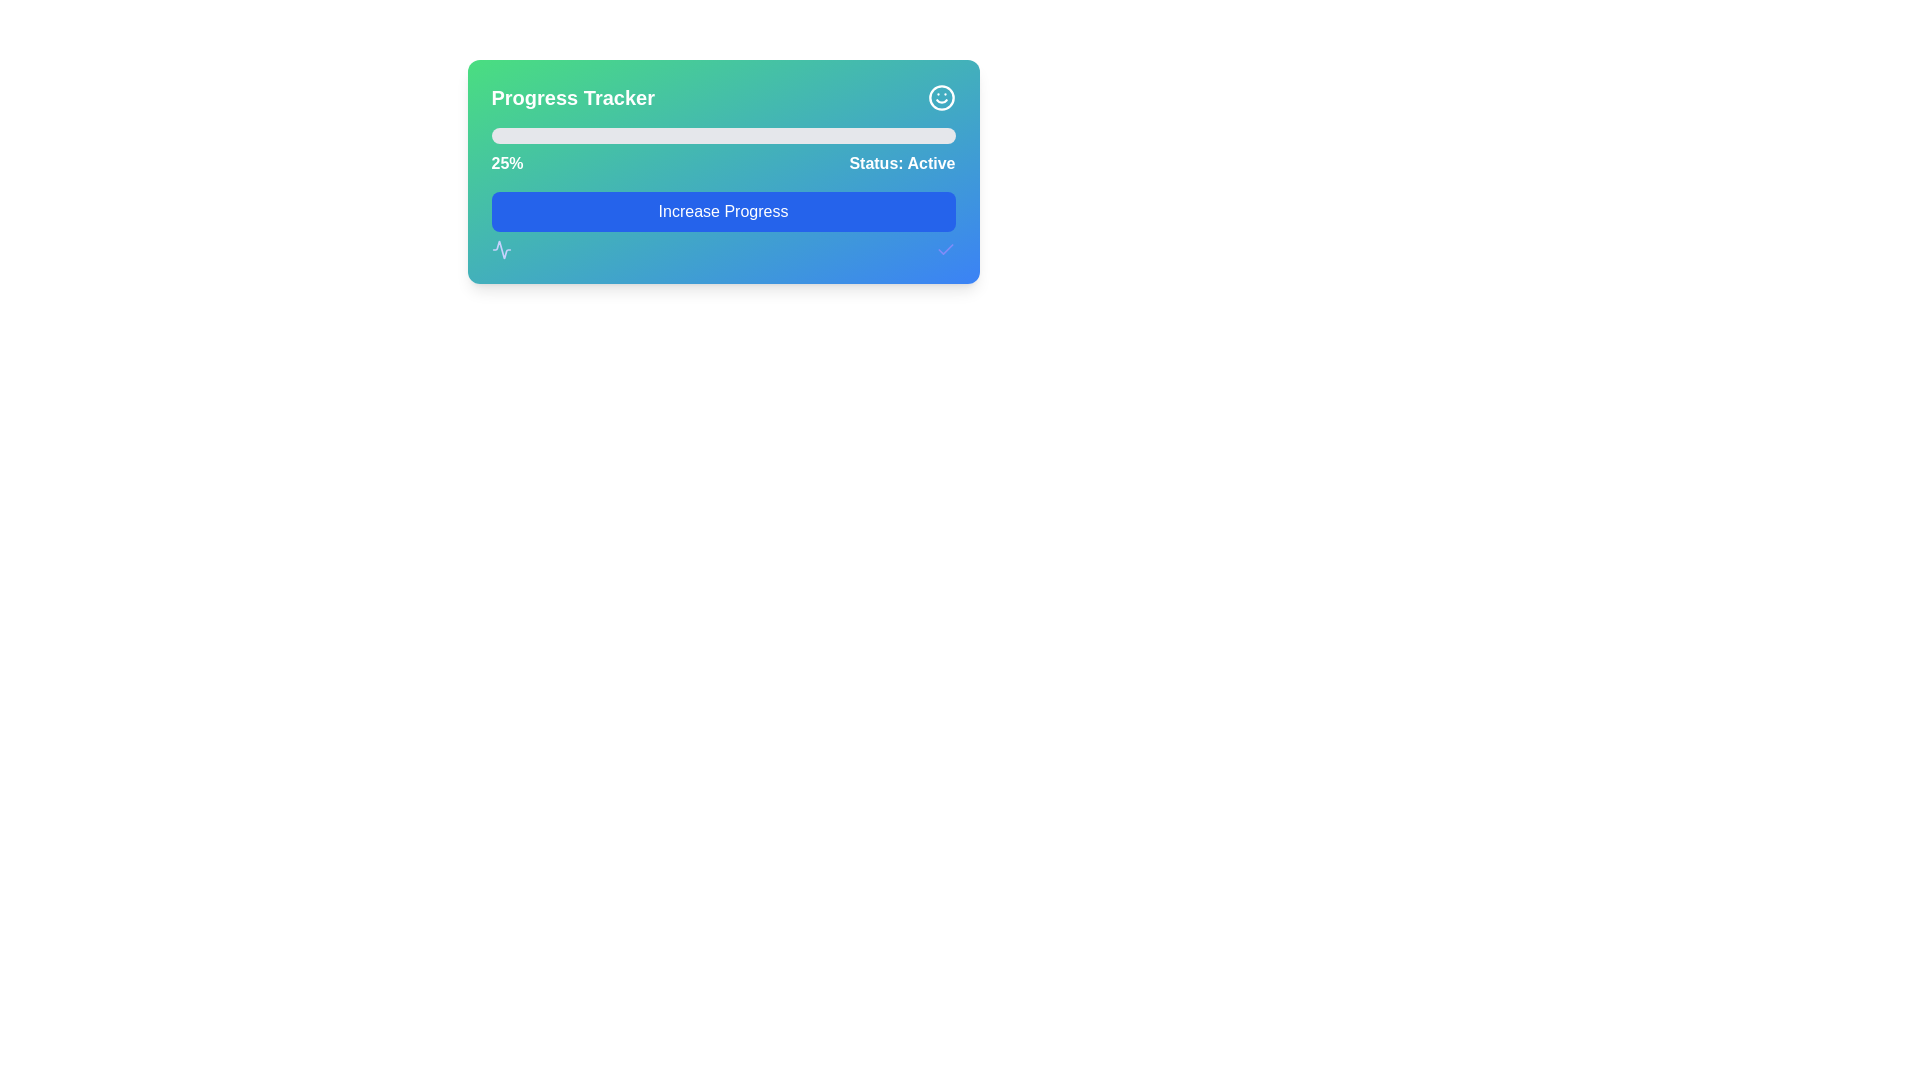  Describe the element at coordinates (722, 135) in the screenshot. I see `the visual updates of the Progress bar, which is a horizontal rectangular element with rounded ends, located centrally below the title 'Progress Tracker'` at that location.